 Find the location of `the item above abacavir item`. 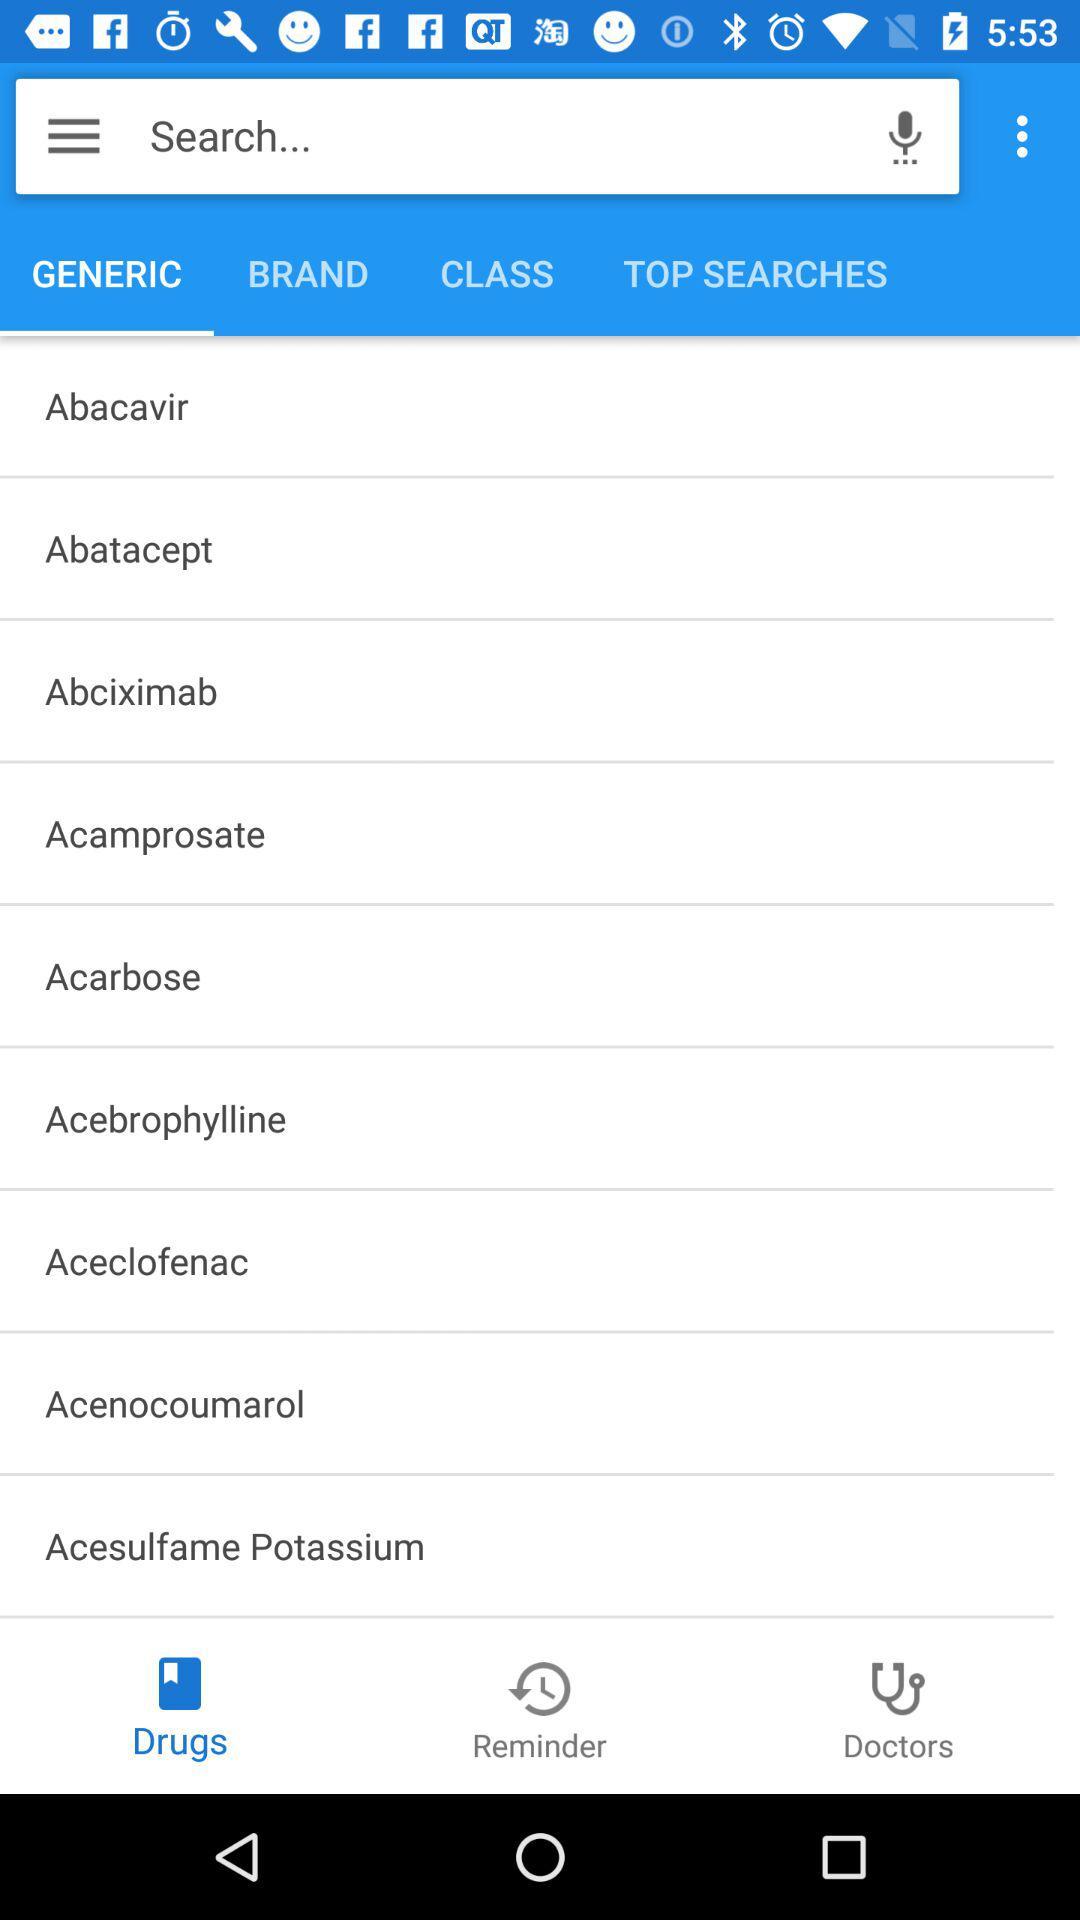

the item above abacavir item is located at coordinates (1027, 135).